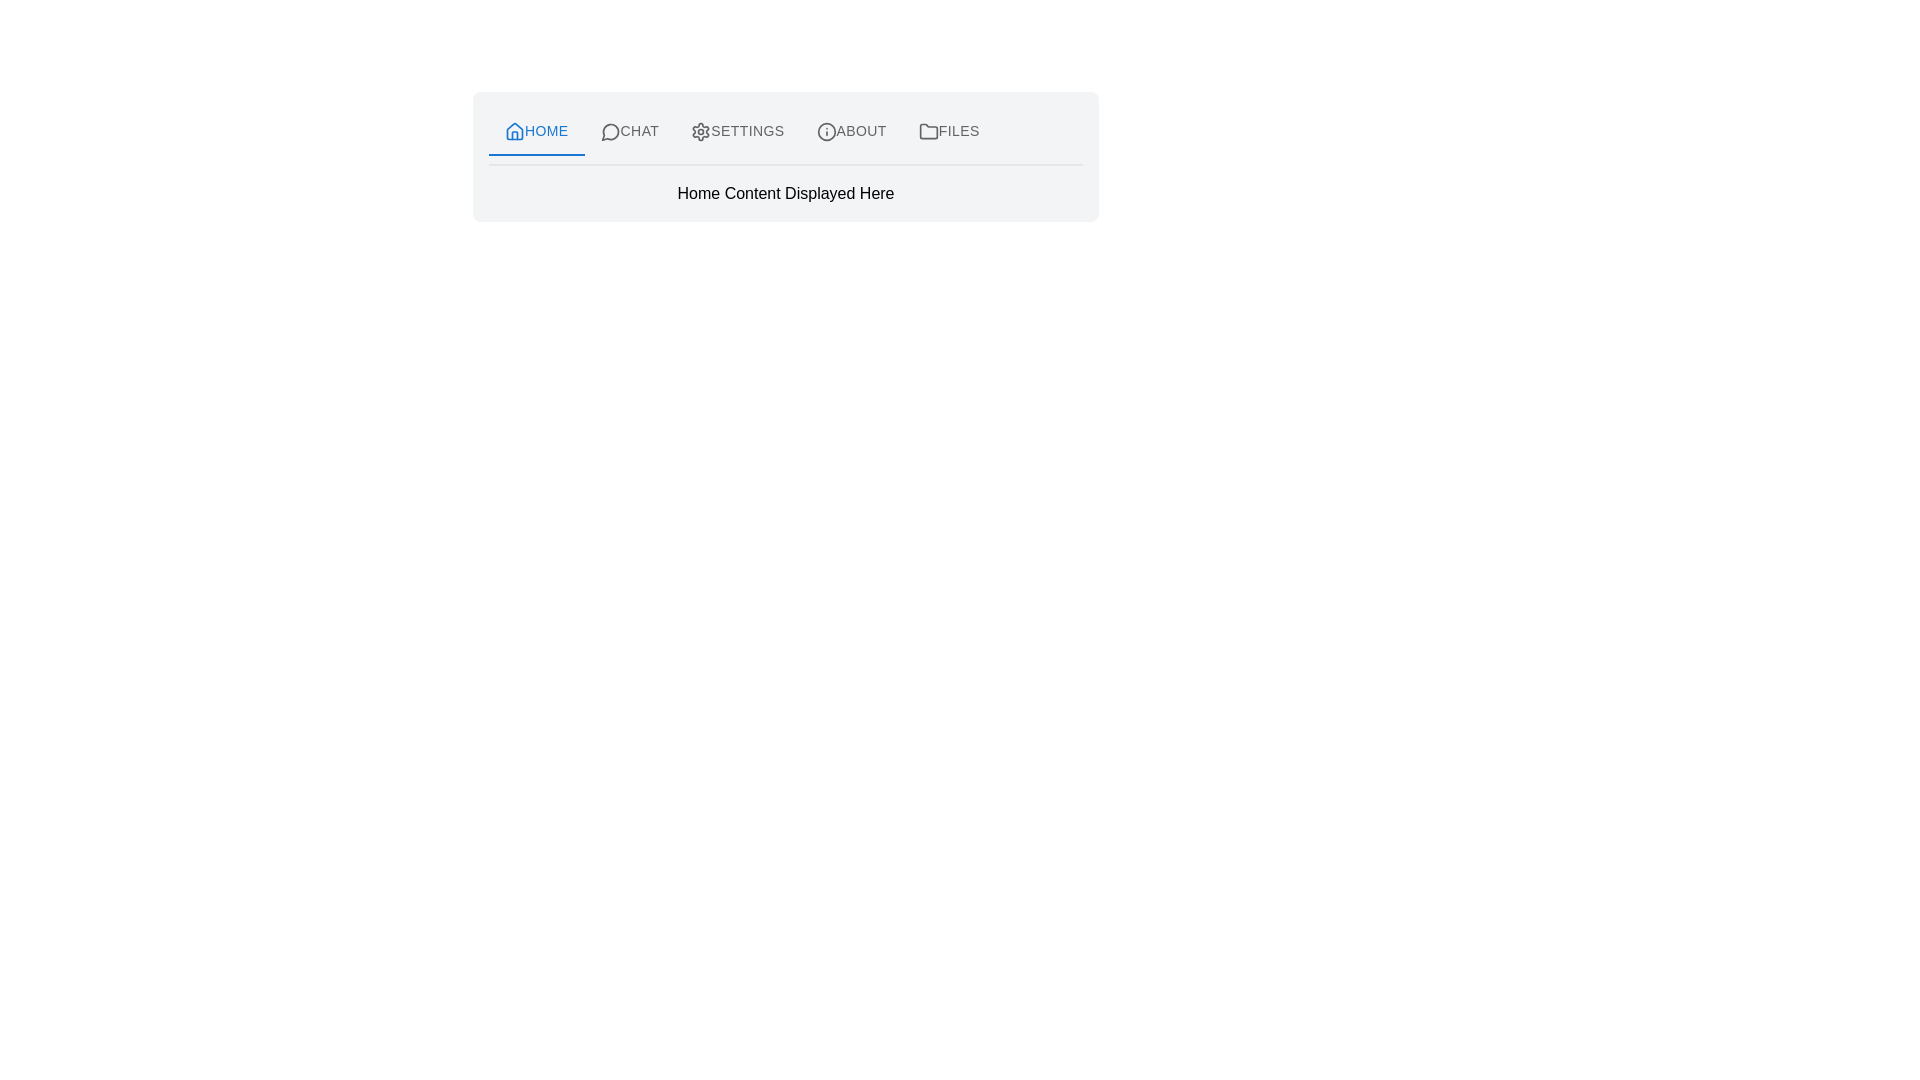  I want to click on the chat bubble icon in the navigation bar, so click(609, 131).